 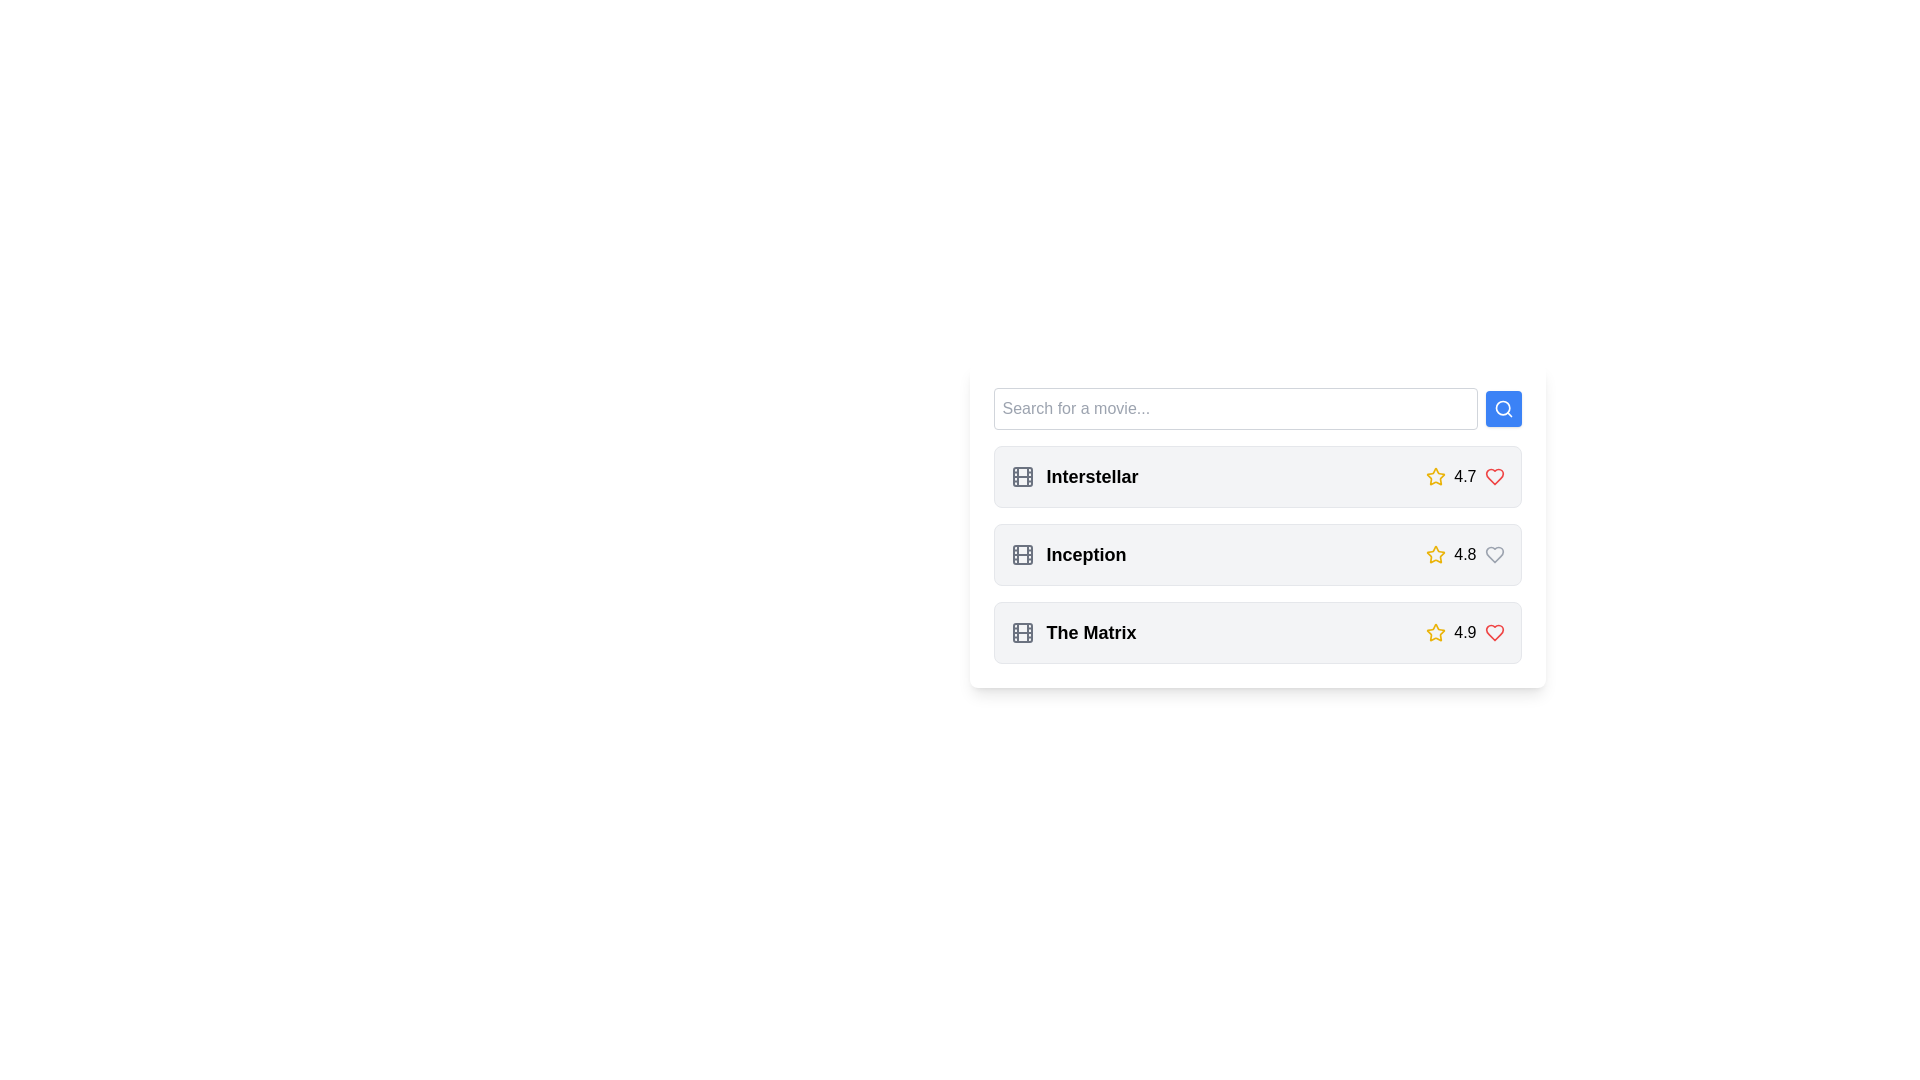 I want to click on the movie icon located to the left of the label 'Interstellar' in the first entry of the movie list, so click(x=1022, y=477).